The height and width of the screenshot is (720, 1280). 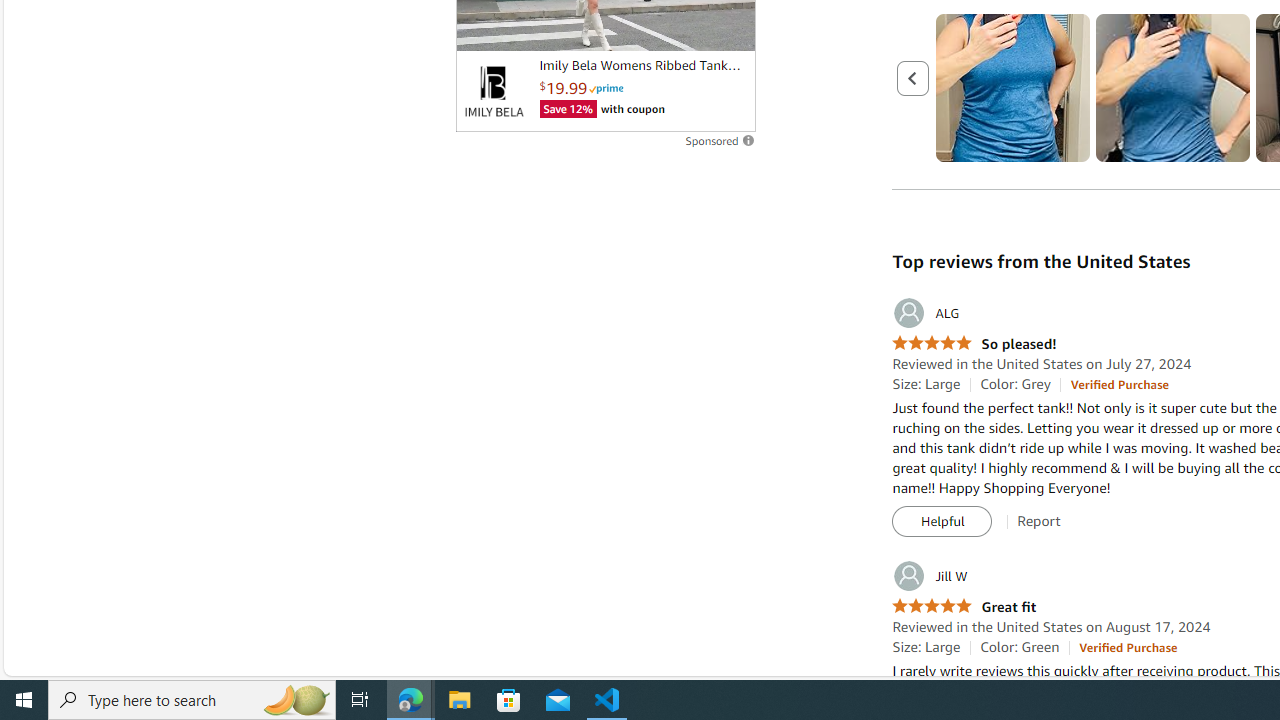 What do you see at coordinates (941, 521) in the screenshot?
I see `'Helpful'` at bounding box center [941, 521].